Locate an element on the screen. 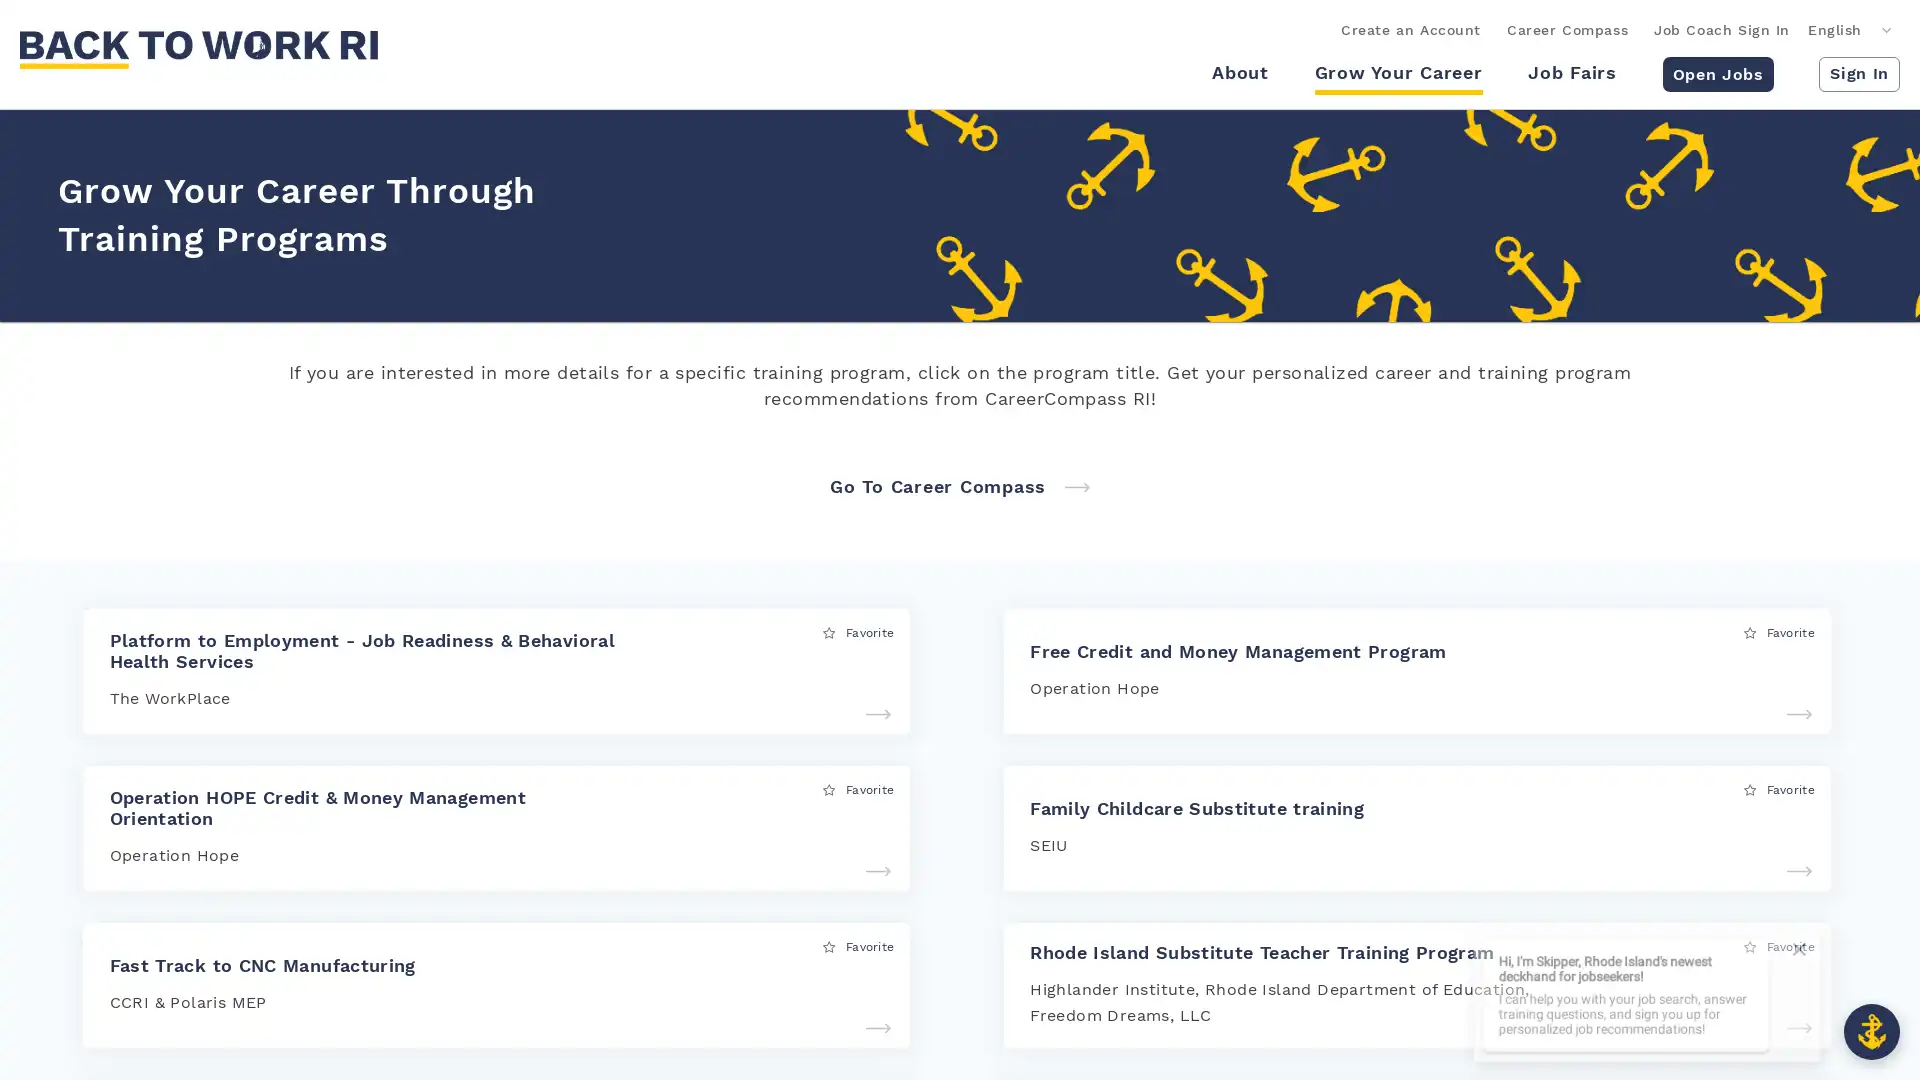 This screenshot has width=1920, height=1080. not favorite Favorite is located at coordinates (858, 632).